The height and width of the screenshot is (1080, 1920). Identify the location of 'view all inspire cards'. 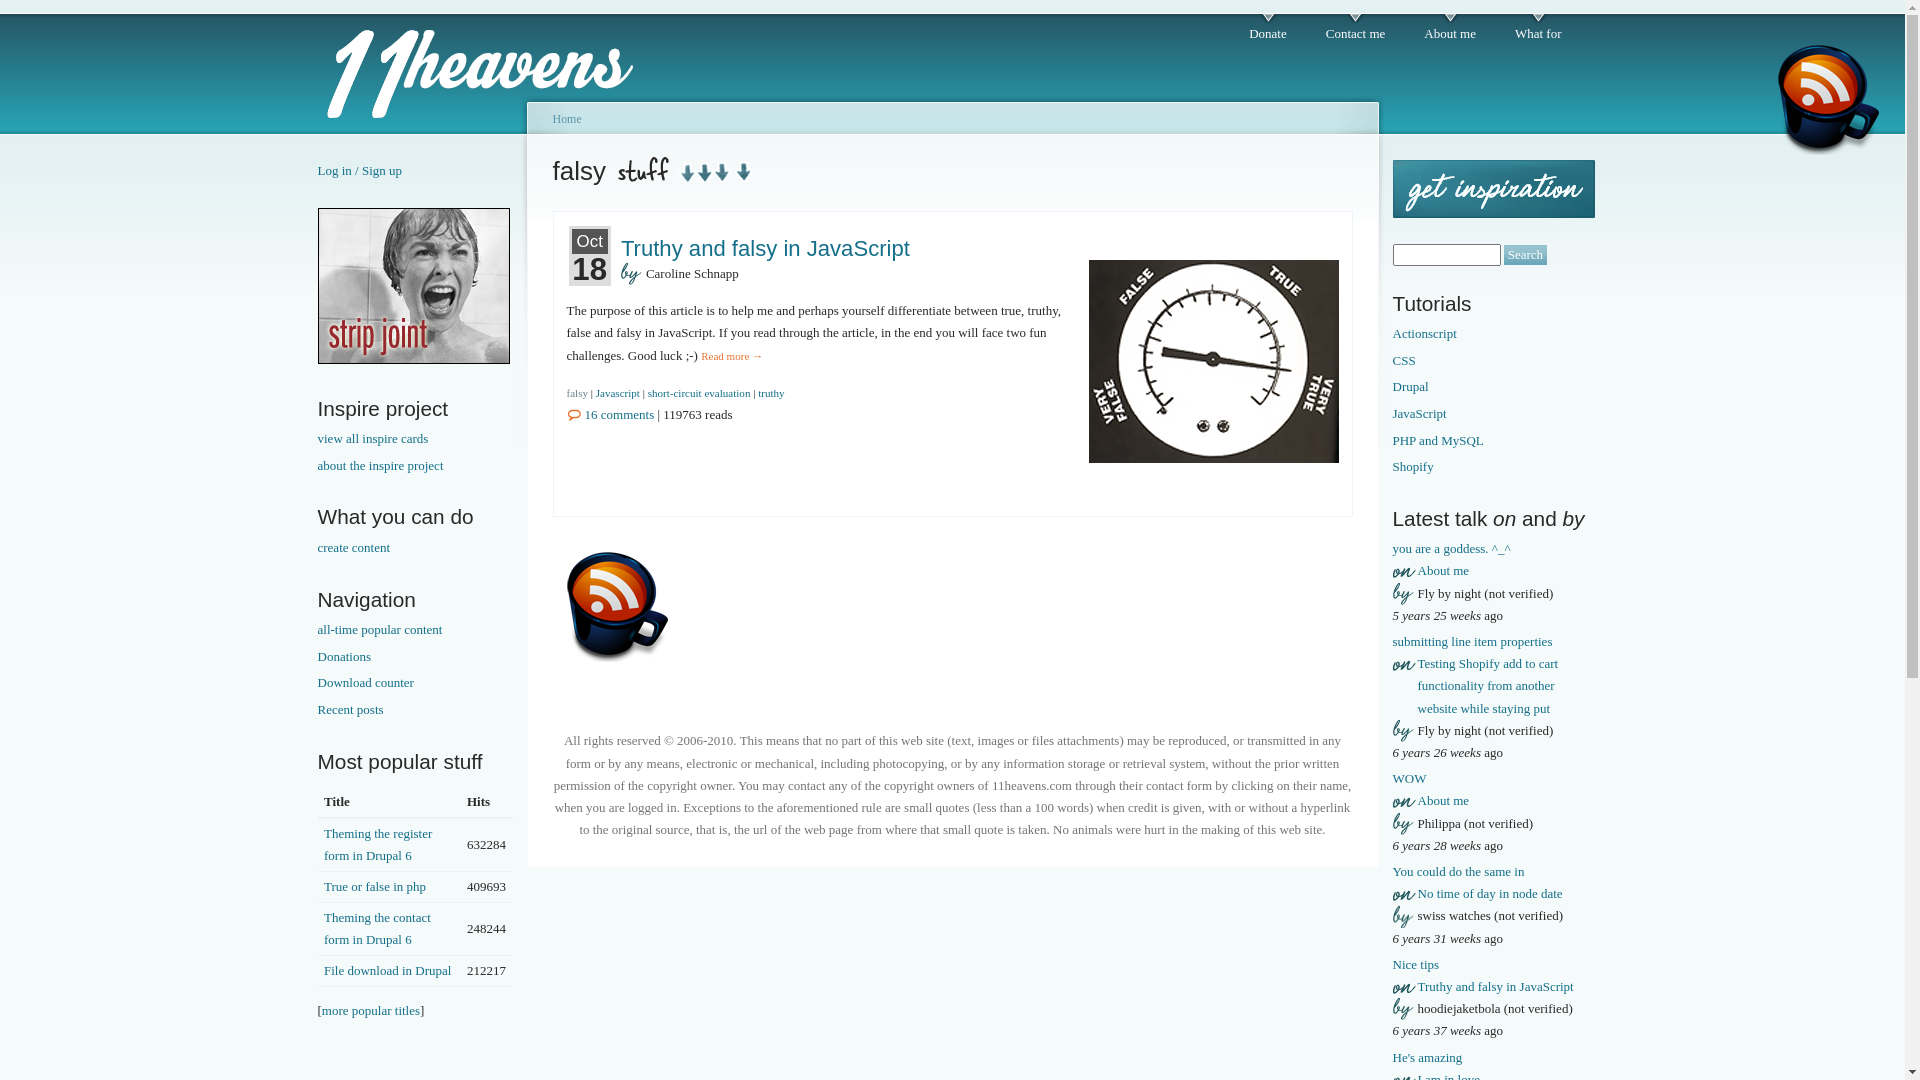
(414, 438).